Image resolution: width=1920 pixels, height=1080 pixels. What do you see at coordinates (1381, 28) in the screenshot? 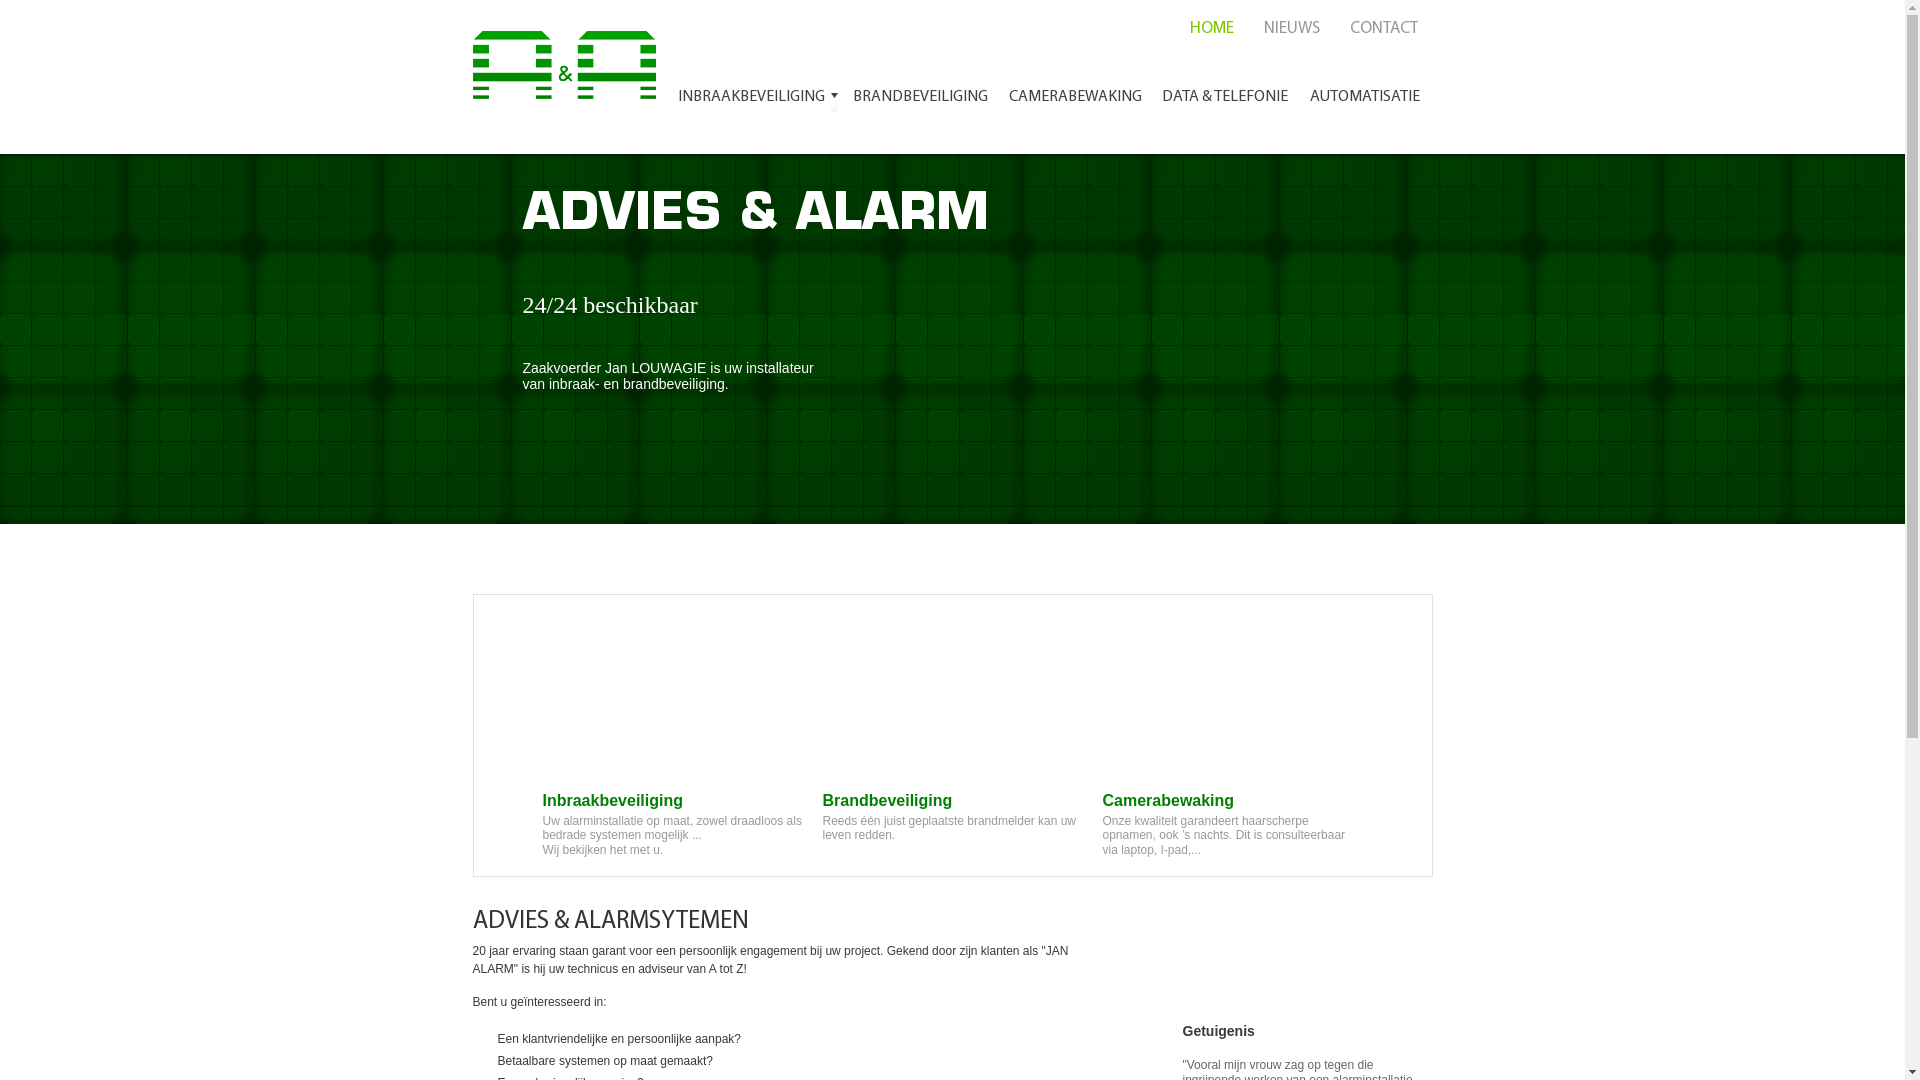
I see `'CONTACT'` at bounding box center [1381, 28].